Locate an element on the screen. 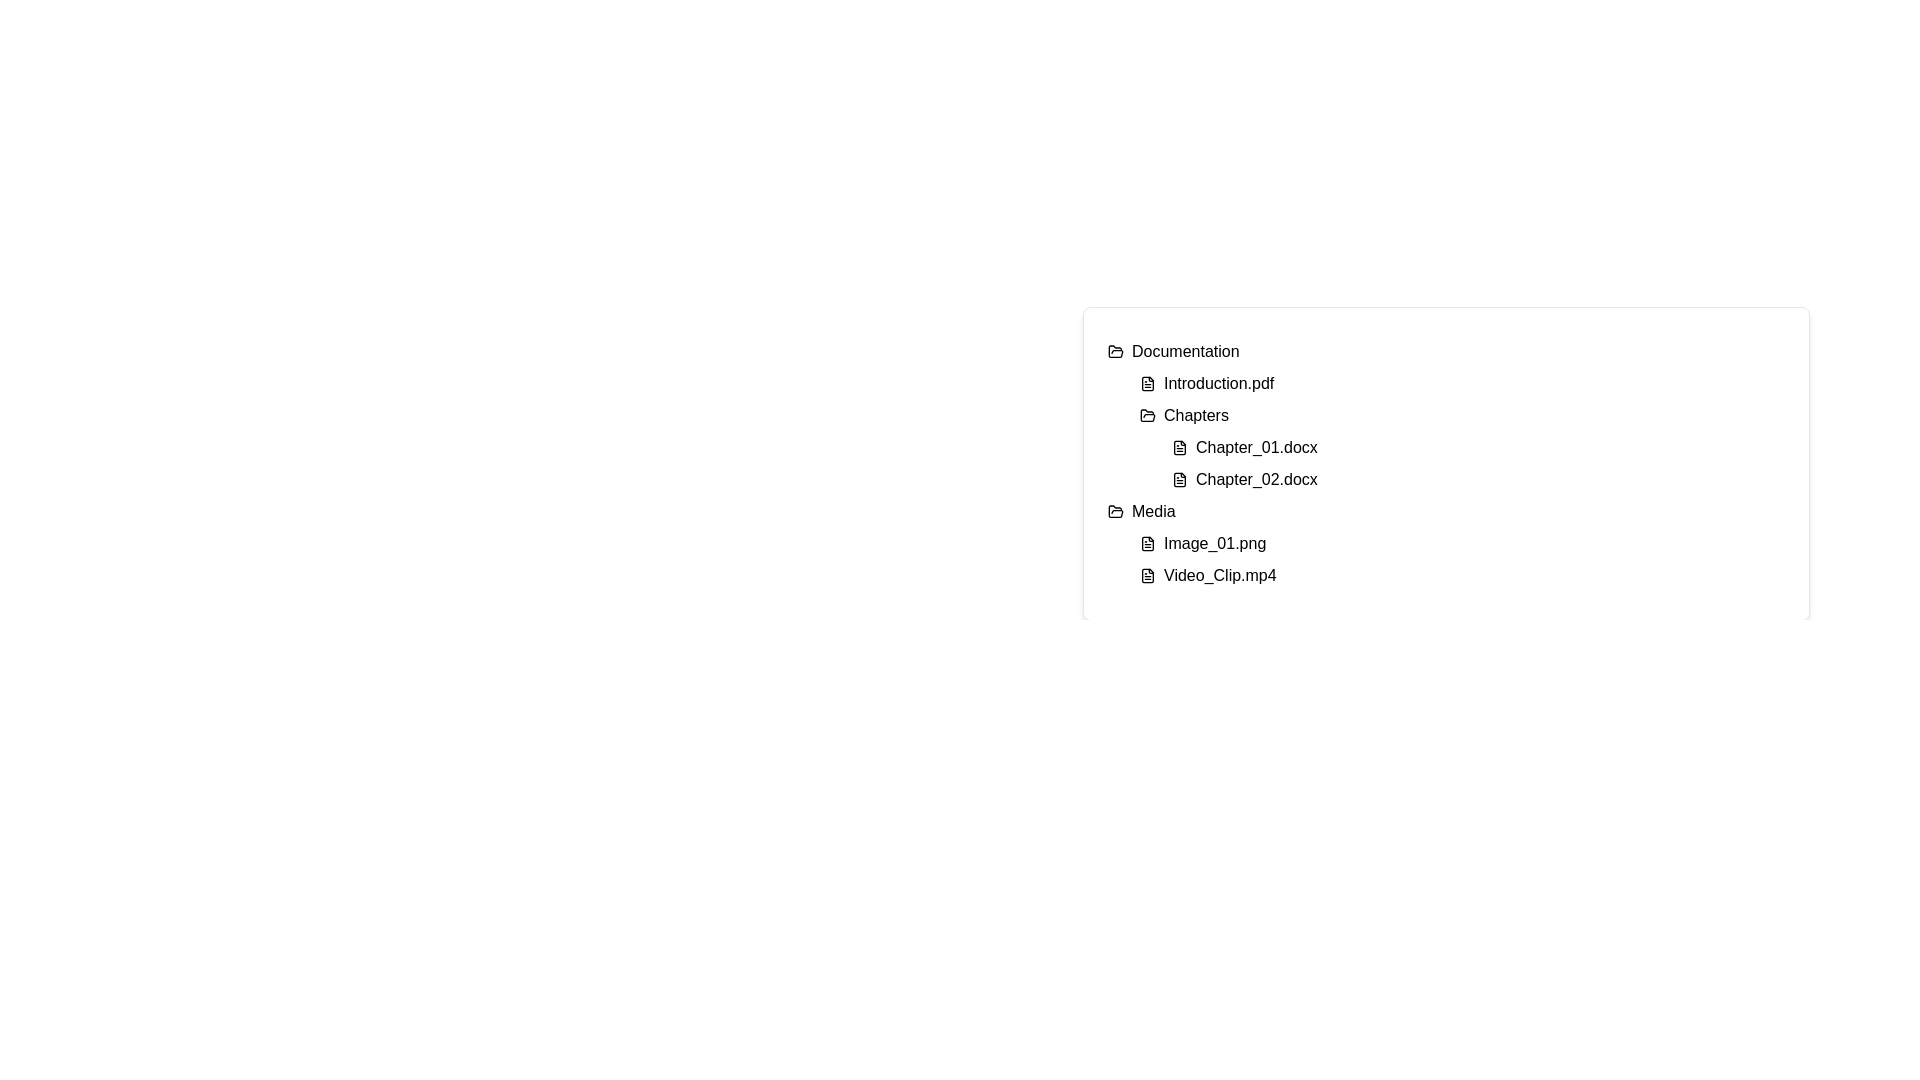 Image resolution: width=1920 pixels, height=1080 pixels. the document icon representing the file type for 'Video_Clip.mp4' is located at coordinates (1147, 575).